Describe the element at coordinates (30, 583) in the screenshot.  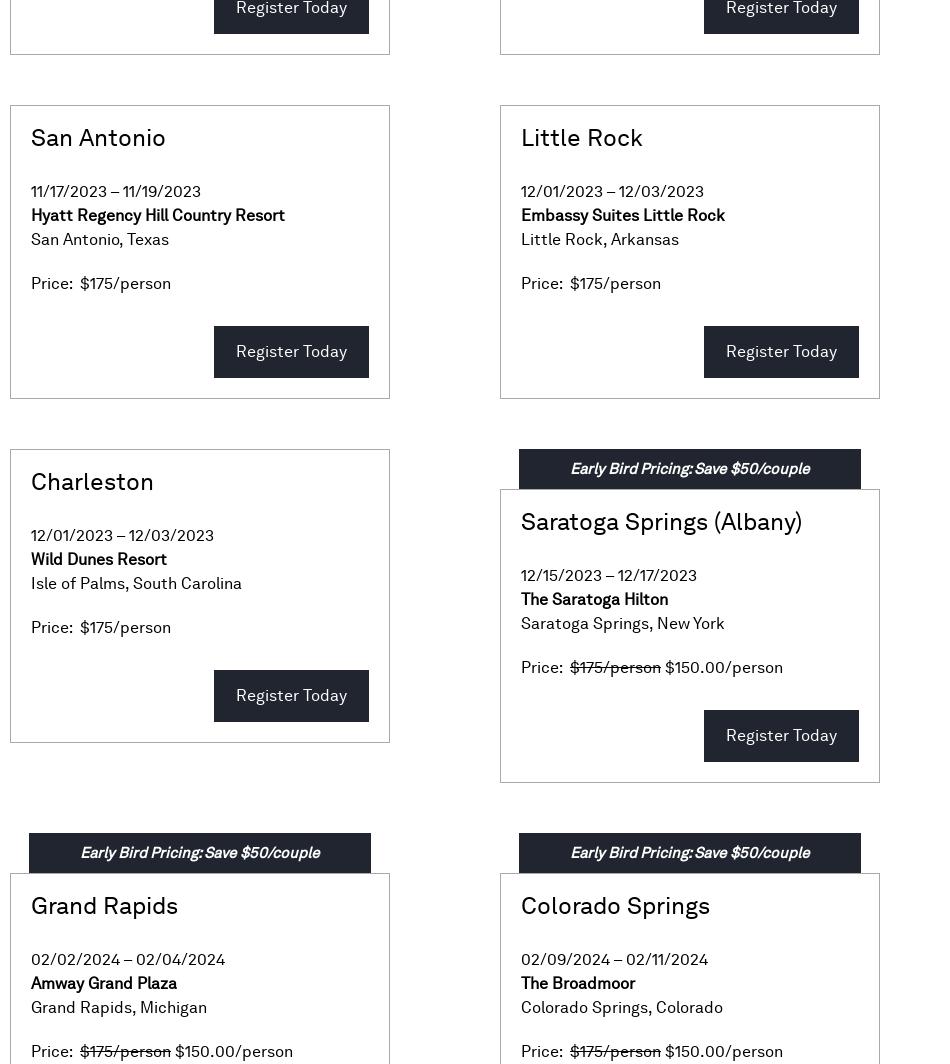
I see `'Isle of Palms'` at that location.